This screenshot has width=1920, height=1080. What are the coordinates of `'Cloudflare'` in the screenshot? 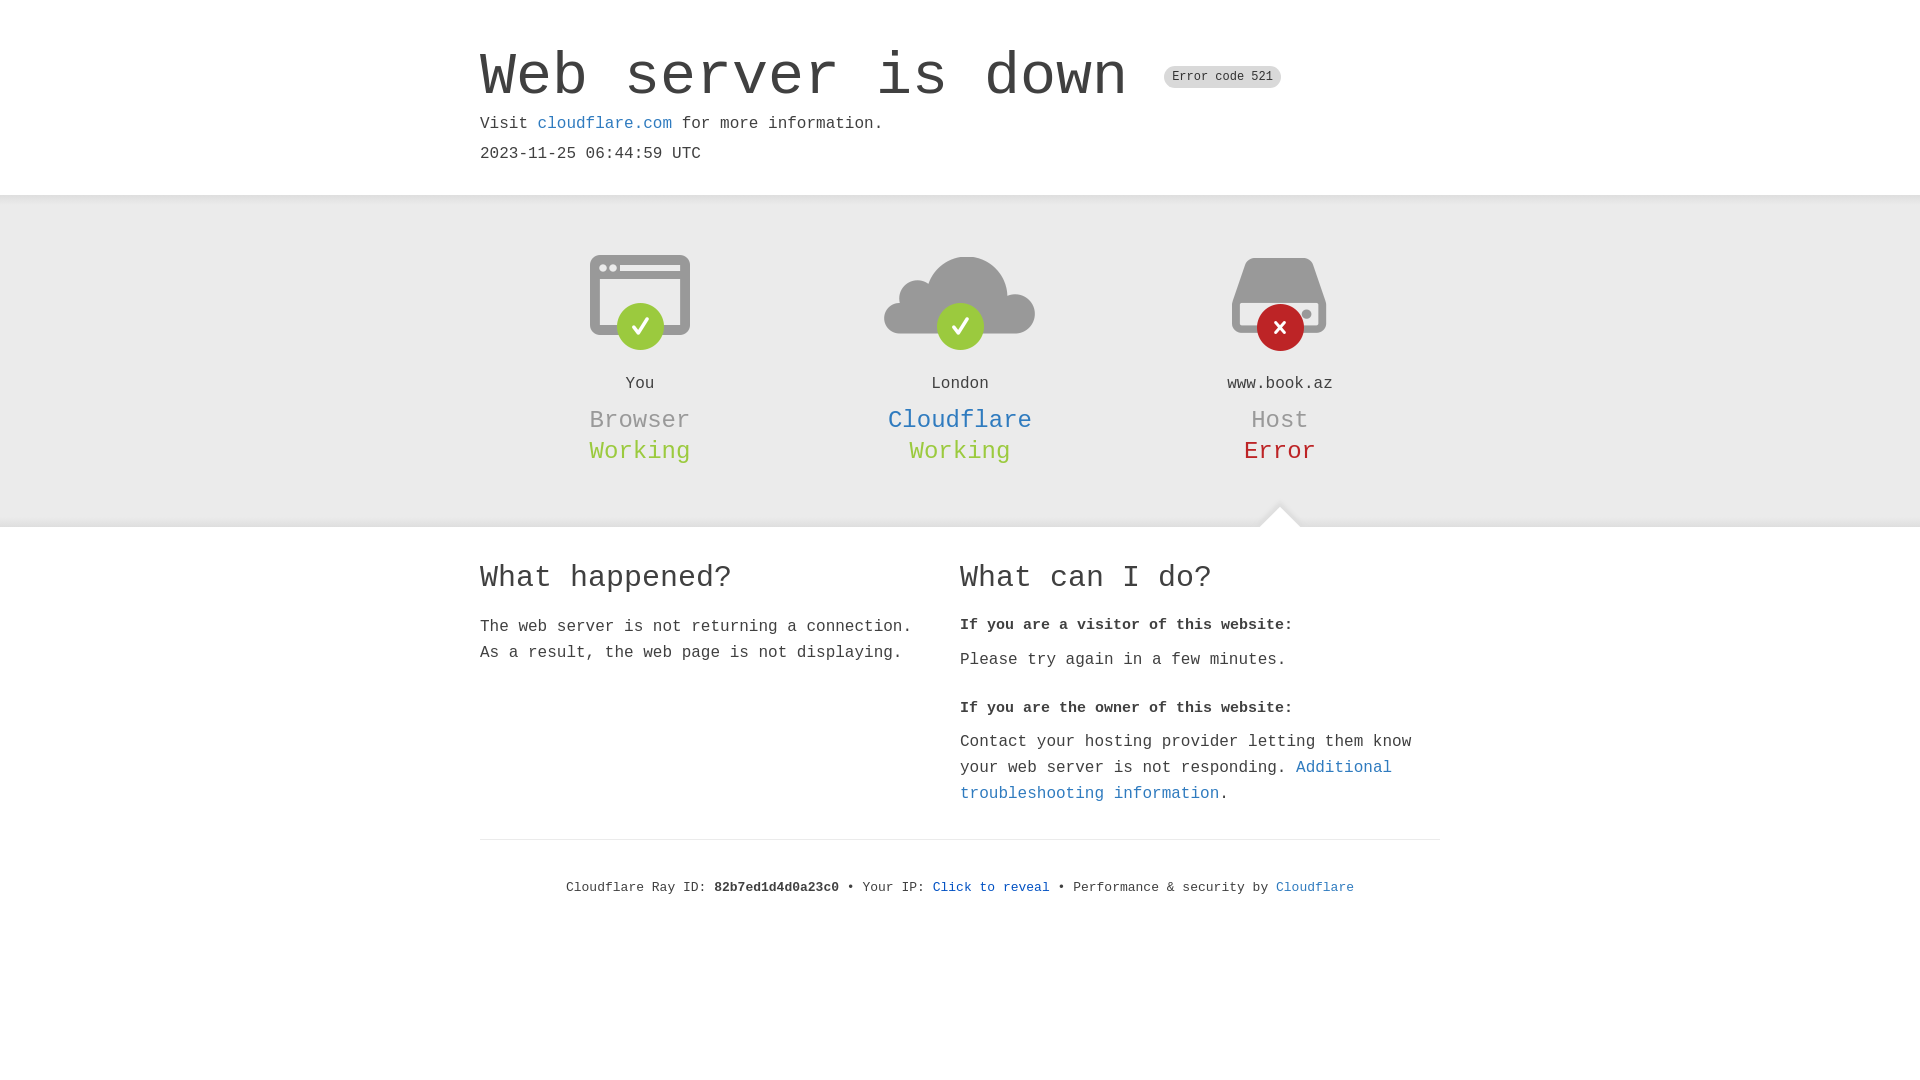 It's located at (887, 419).